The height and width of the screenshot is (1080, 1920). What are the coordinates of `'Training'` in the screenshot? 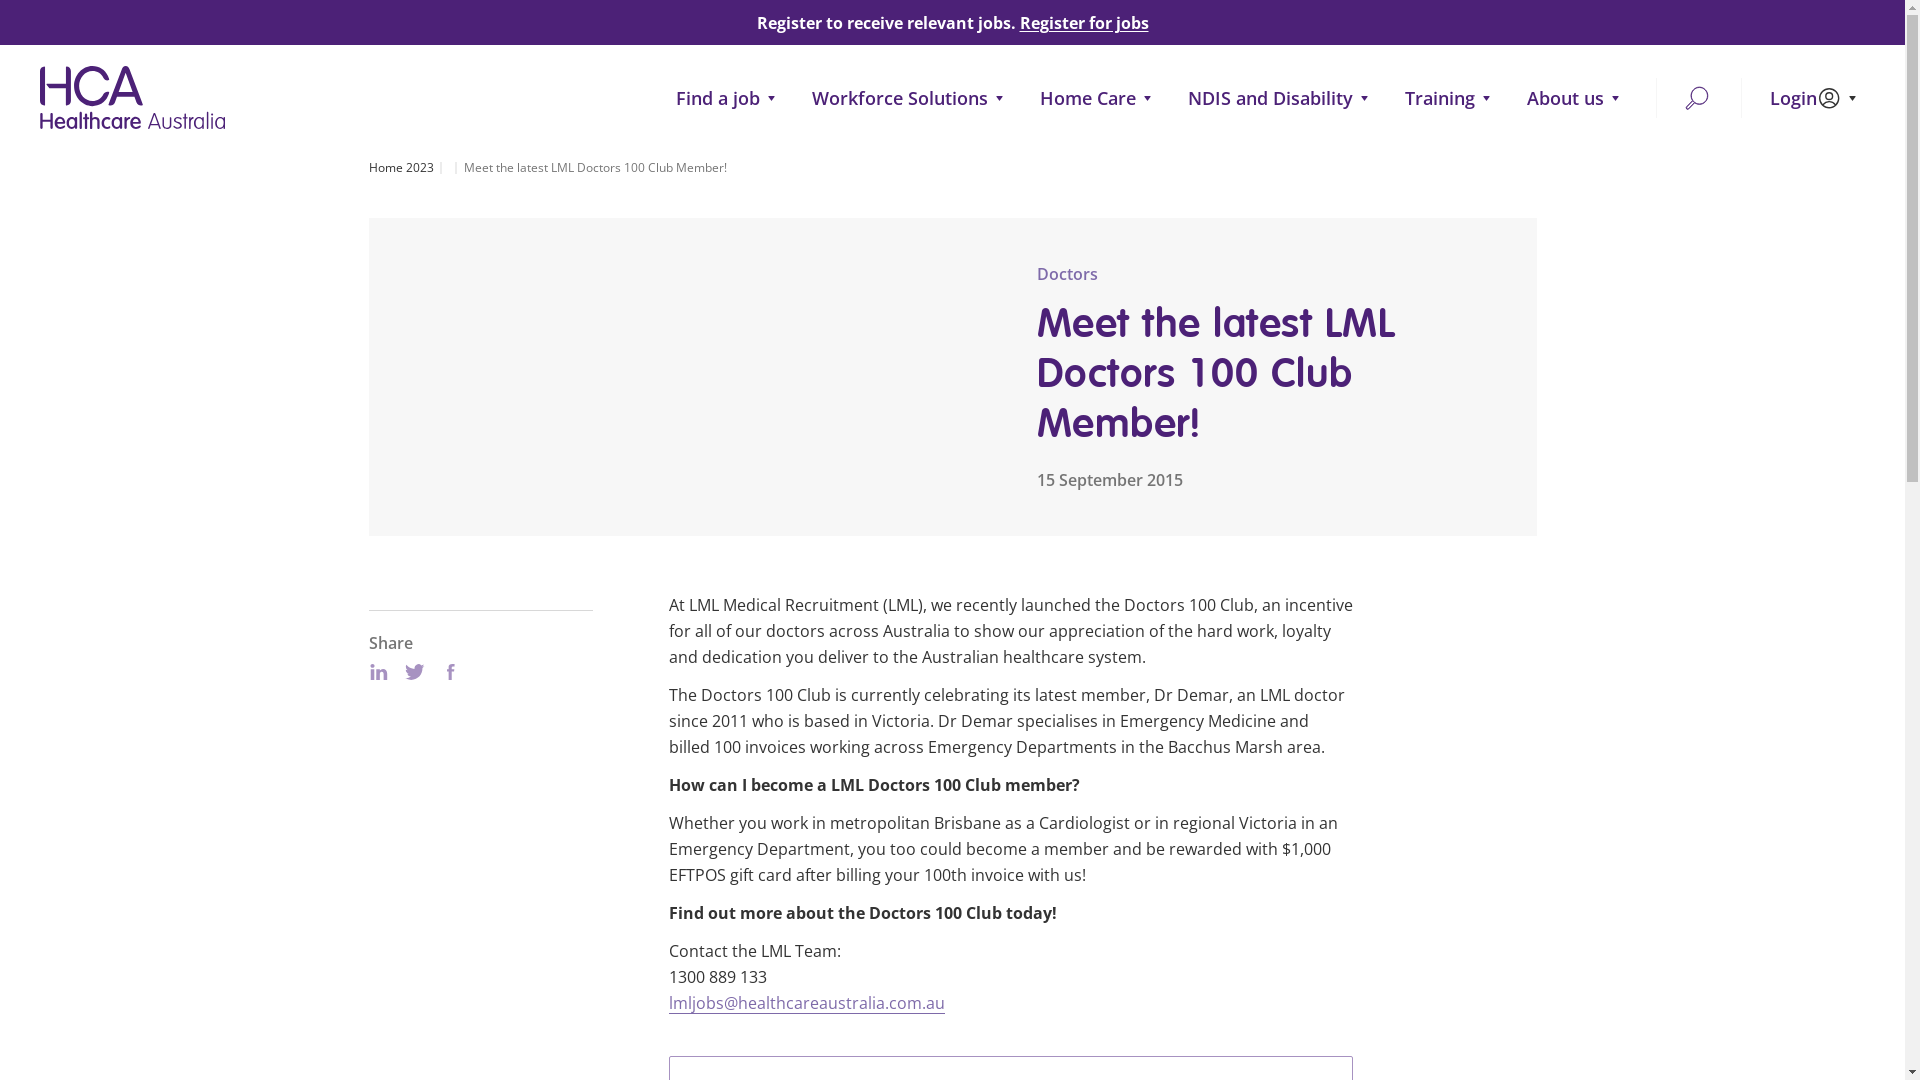 It's located at (1452, 97).